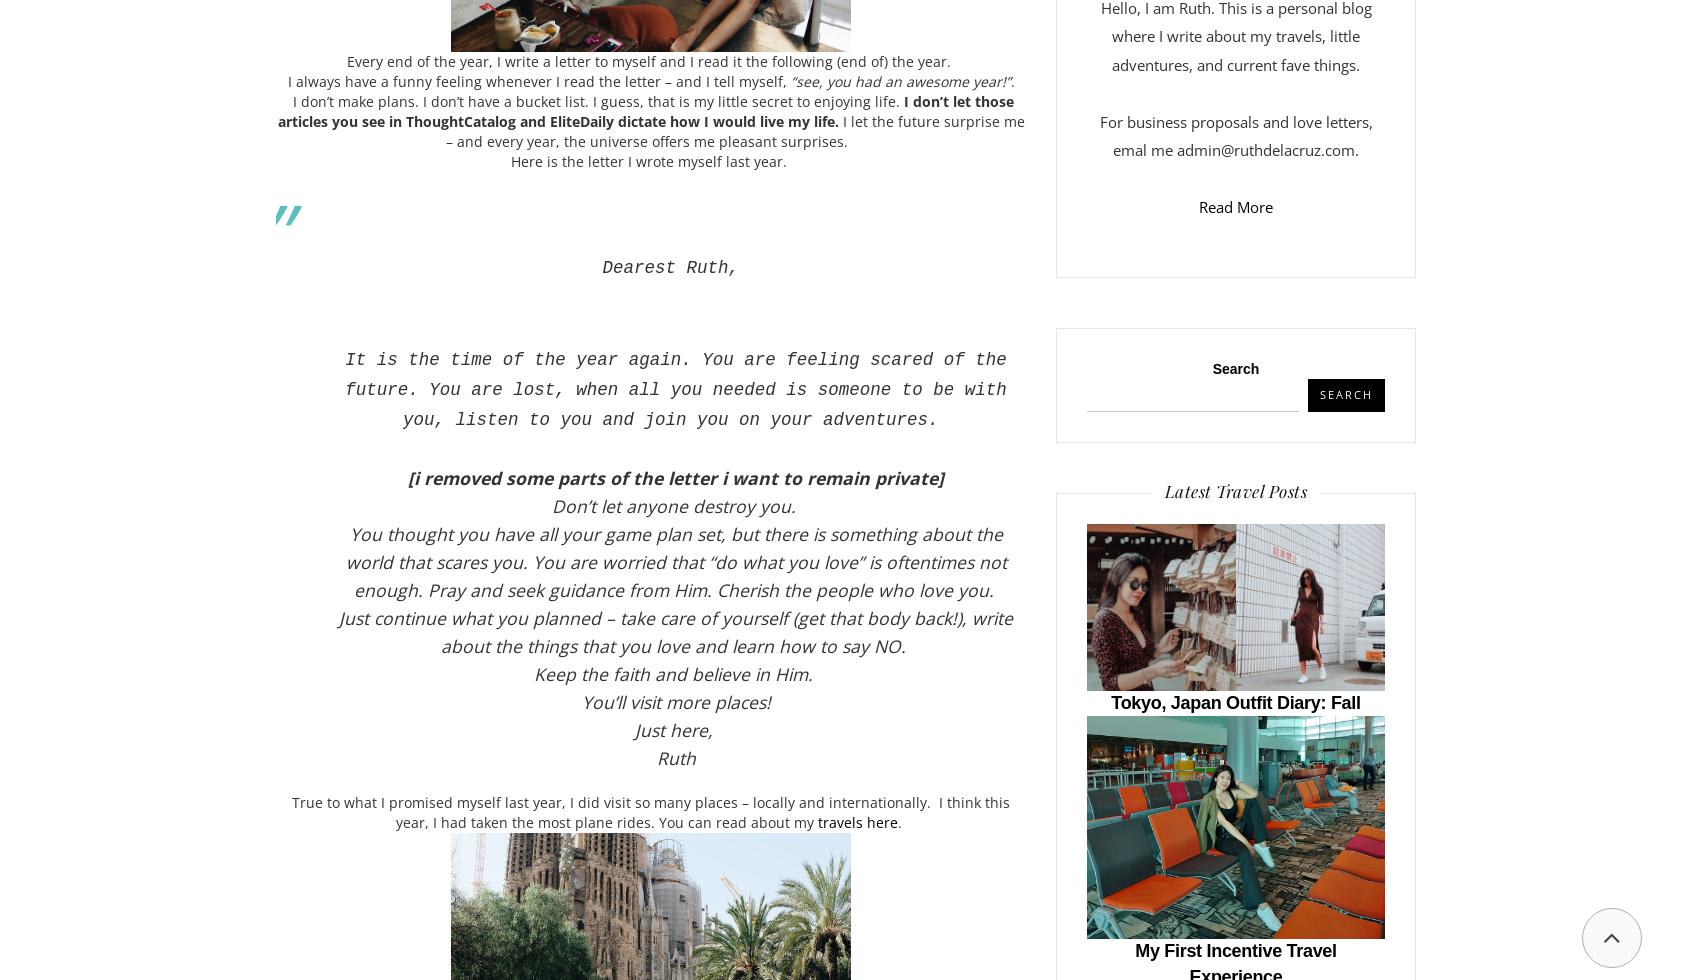 The image size is (1692, 980). Describe the element at coordinates (675, 756) in the screenshot. I see `'Ruth'` at that location.